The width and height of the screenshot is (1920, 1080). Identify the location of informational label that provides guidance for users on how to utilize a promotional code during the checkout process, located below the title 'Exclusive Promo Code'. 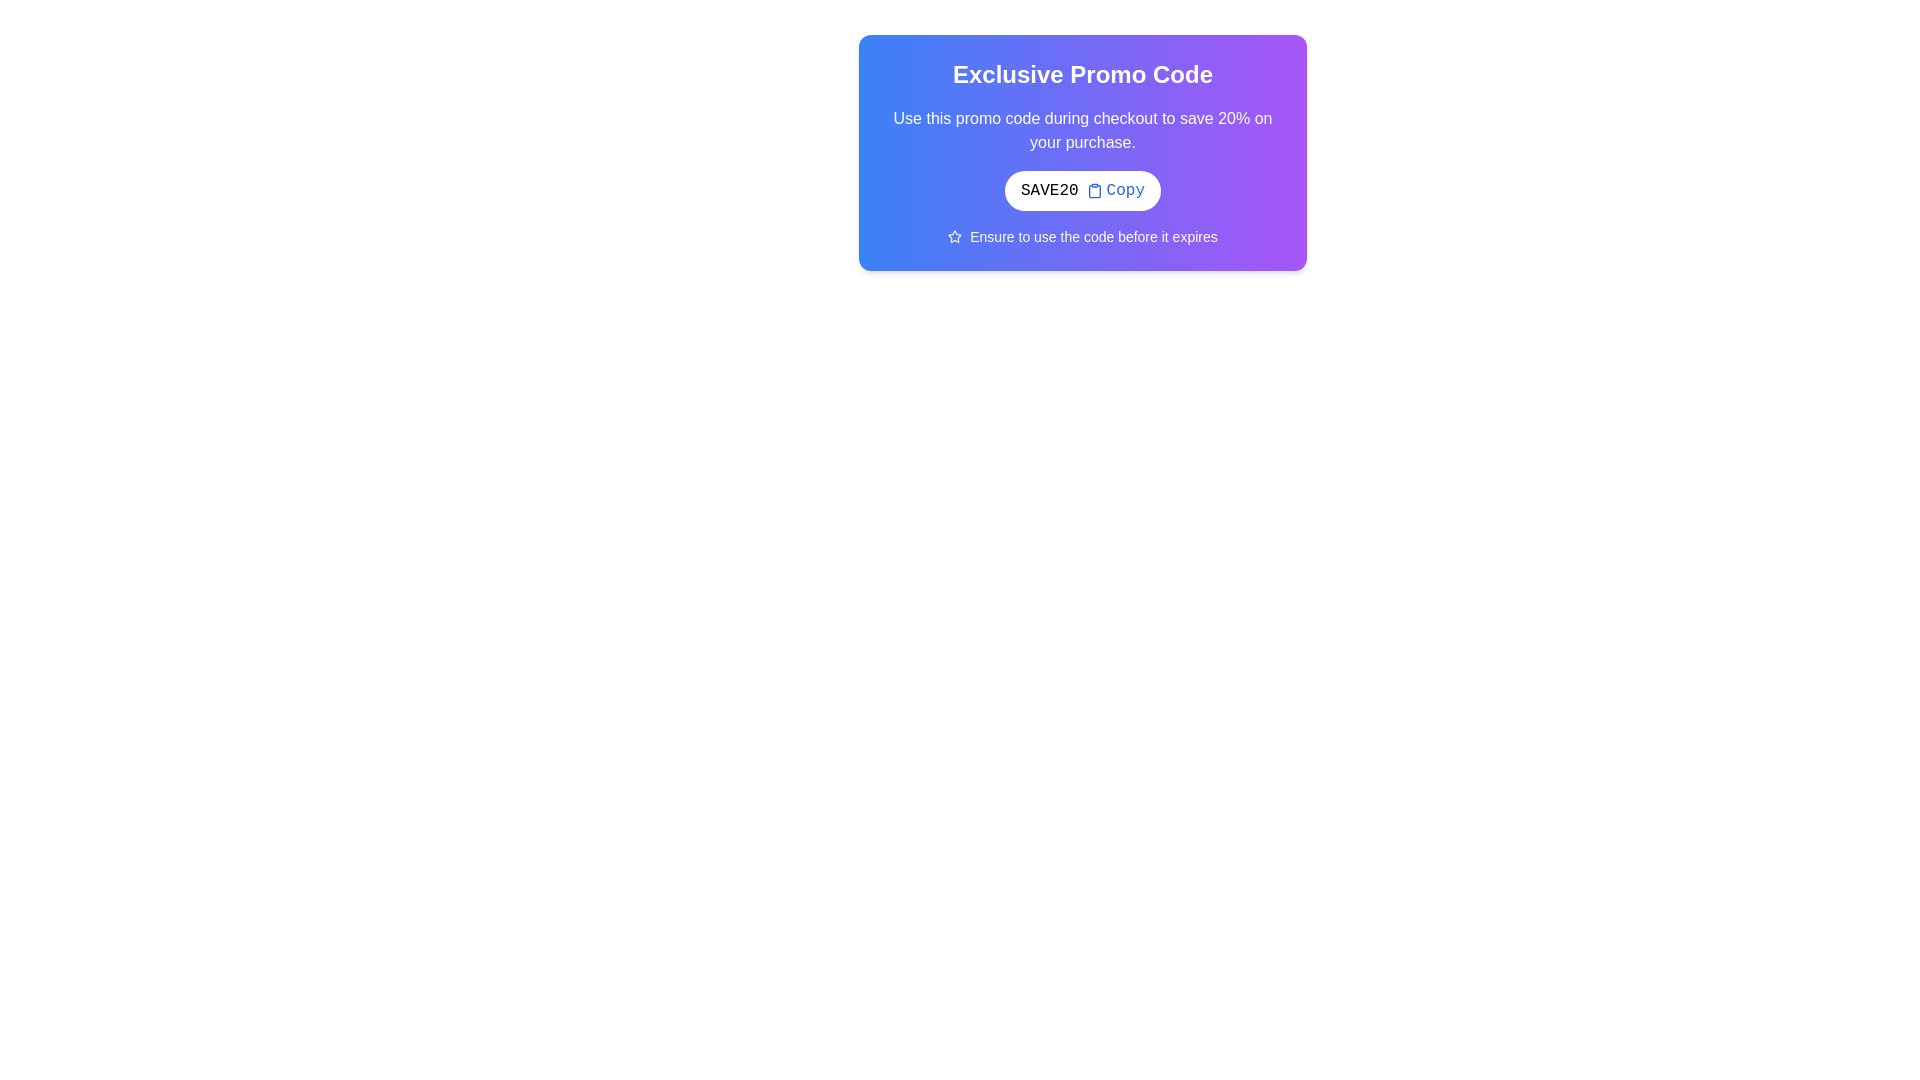
(1082, 131).